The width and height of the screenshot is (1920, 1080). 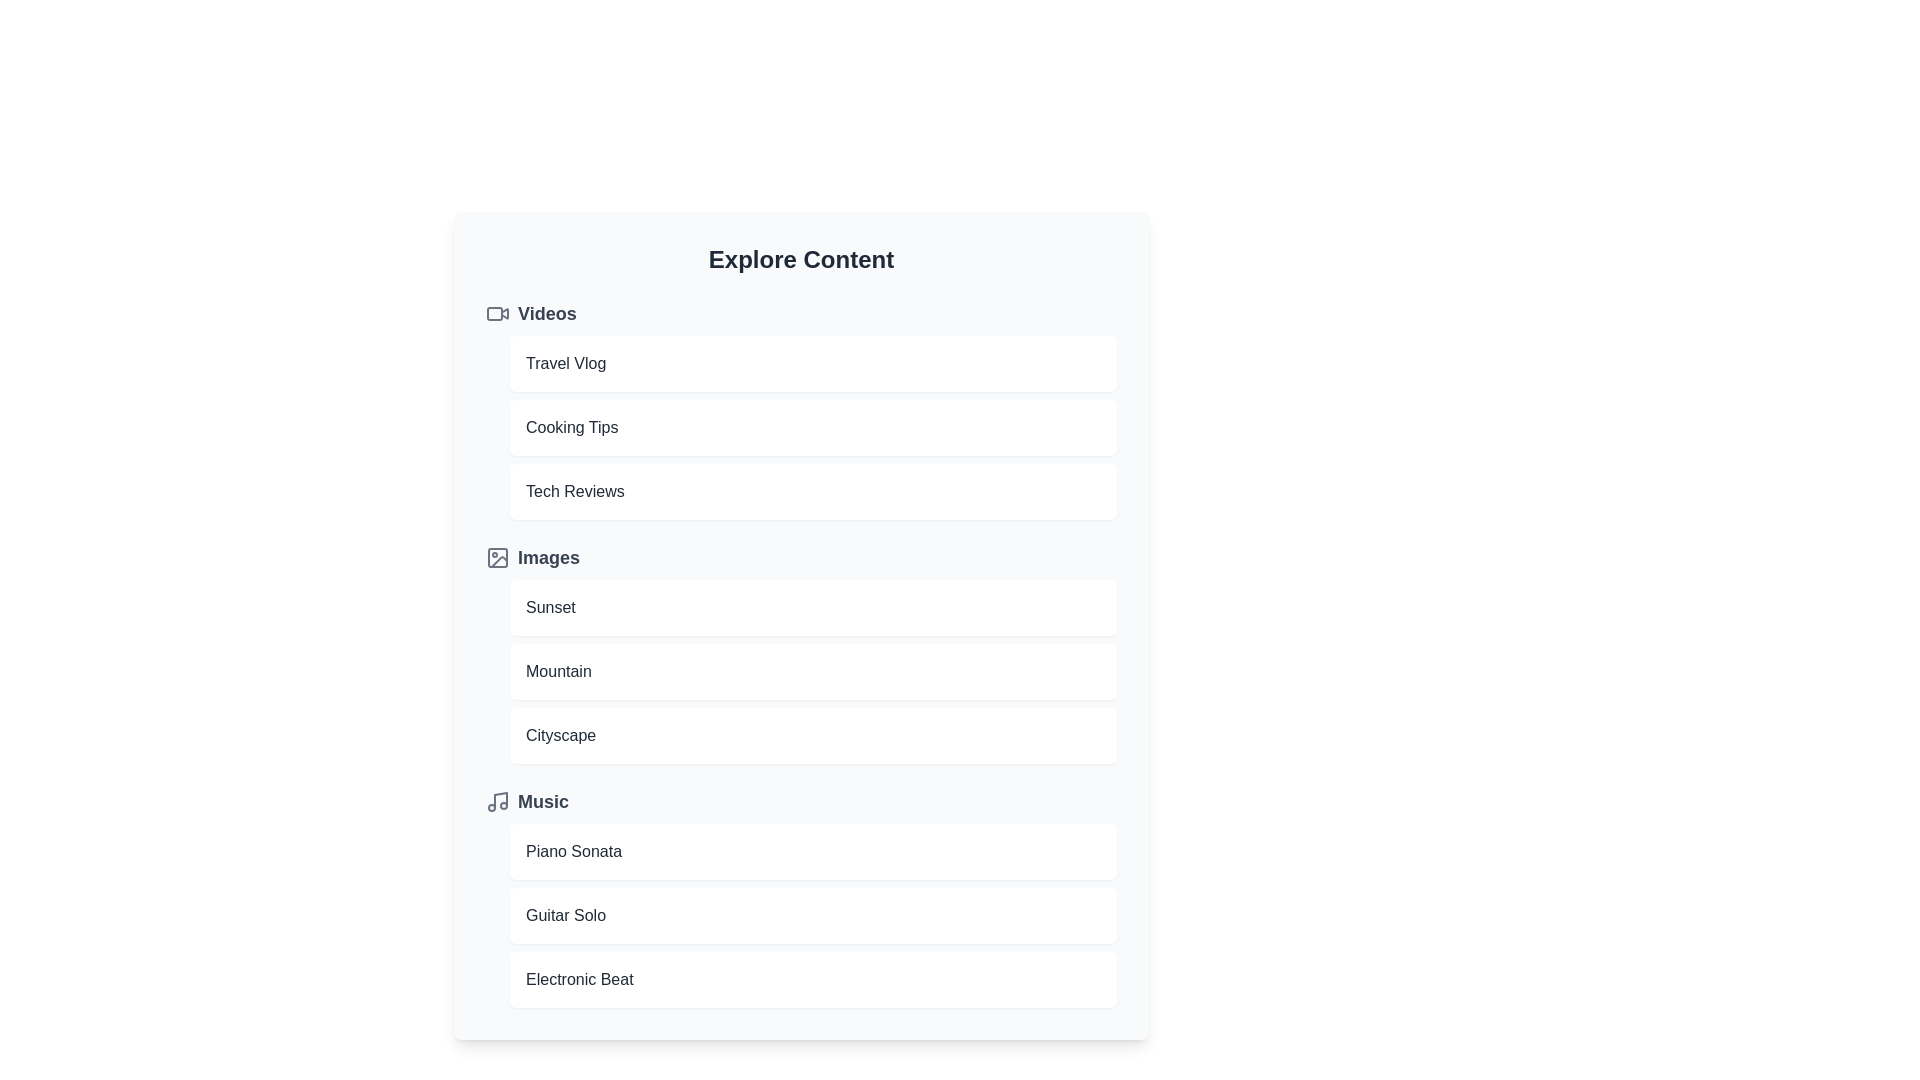 What do you see at coordinates (813, 736) in the screenshot?
I see `the item Cityscape to preview it` at bounding box center [813, 736].